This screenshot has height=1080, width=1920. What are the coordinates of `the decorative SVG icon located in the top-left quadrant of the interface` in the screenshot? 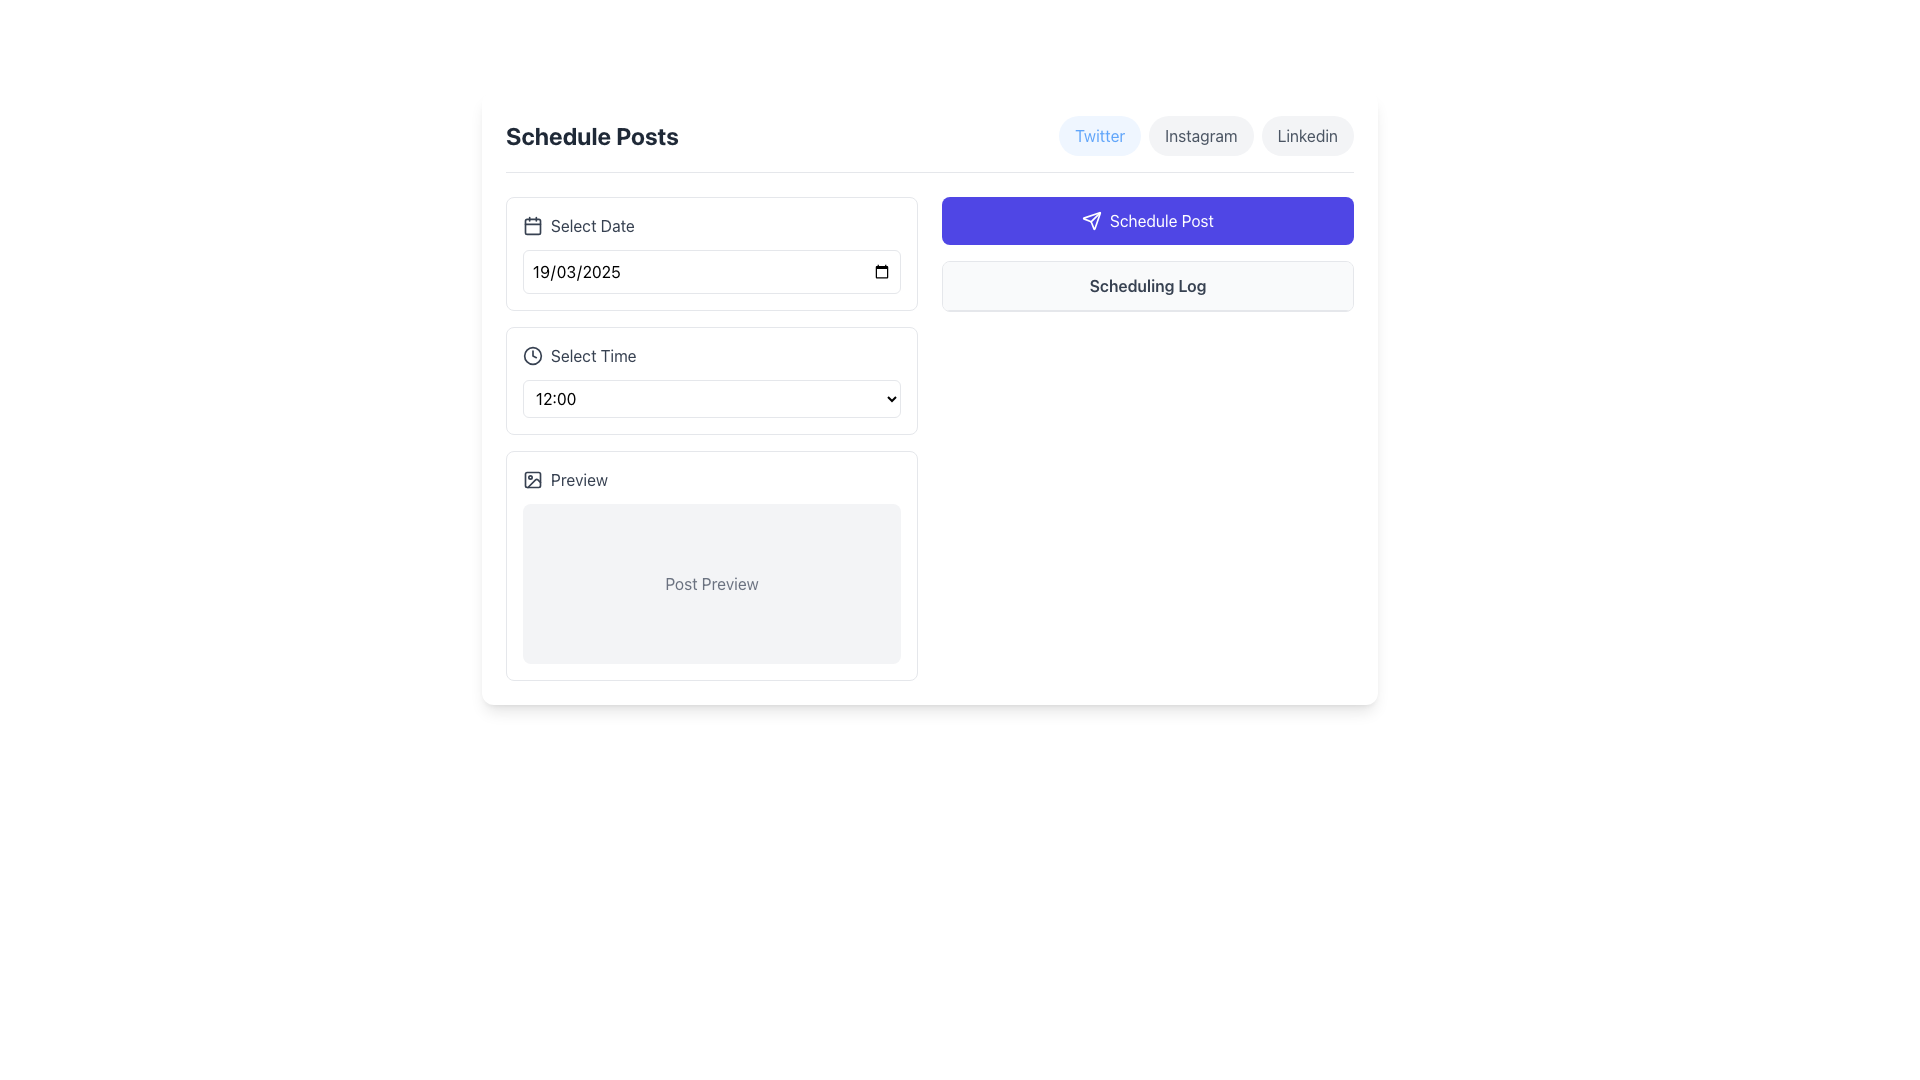 It's located at (532, 479).